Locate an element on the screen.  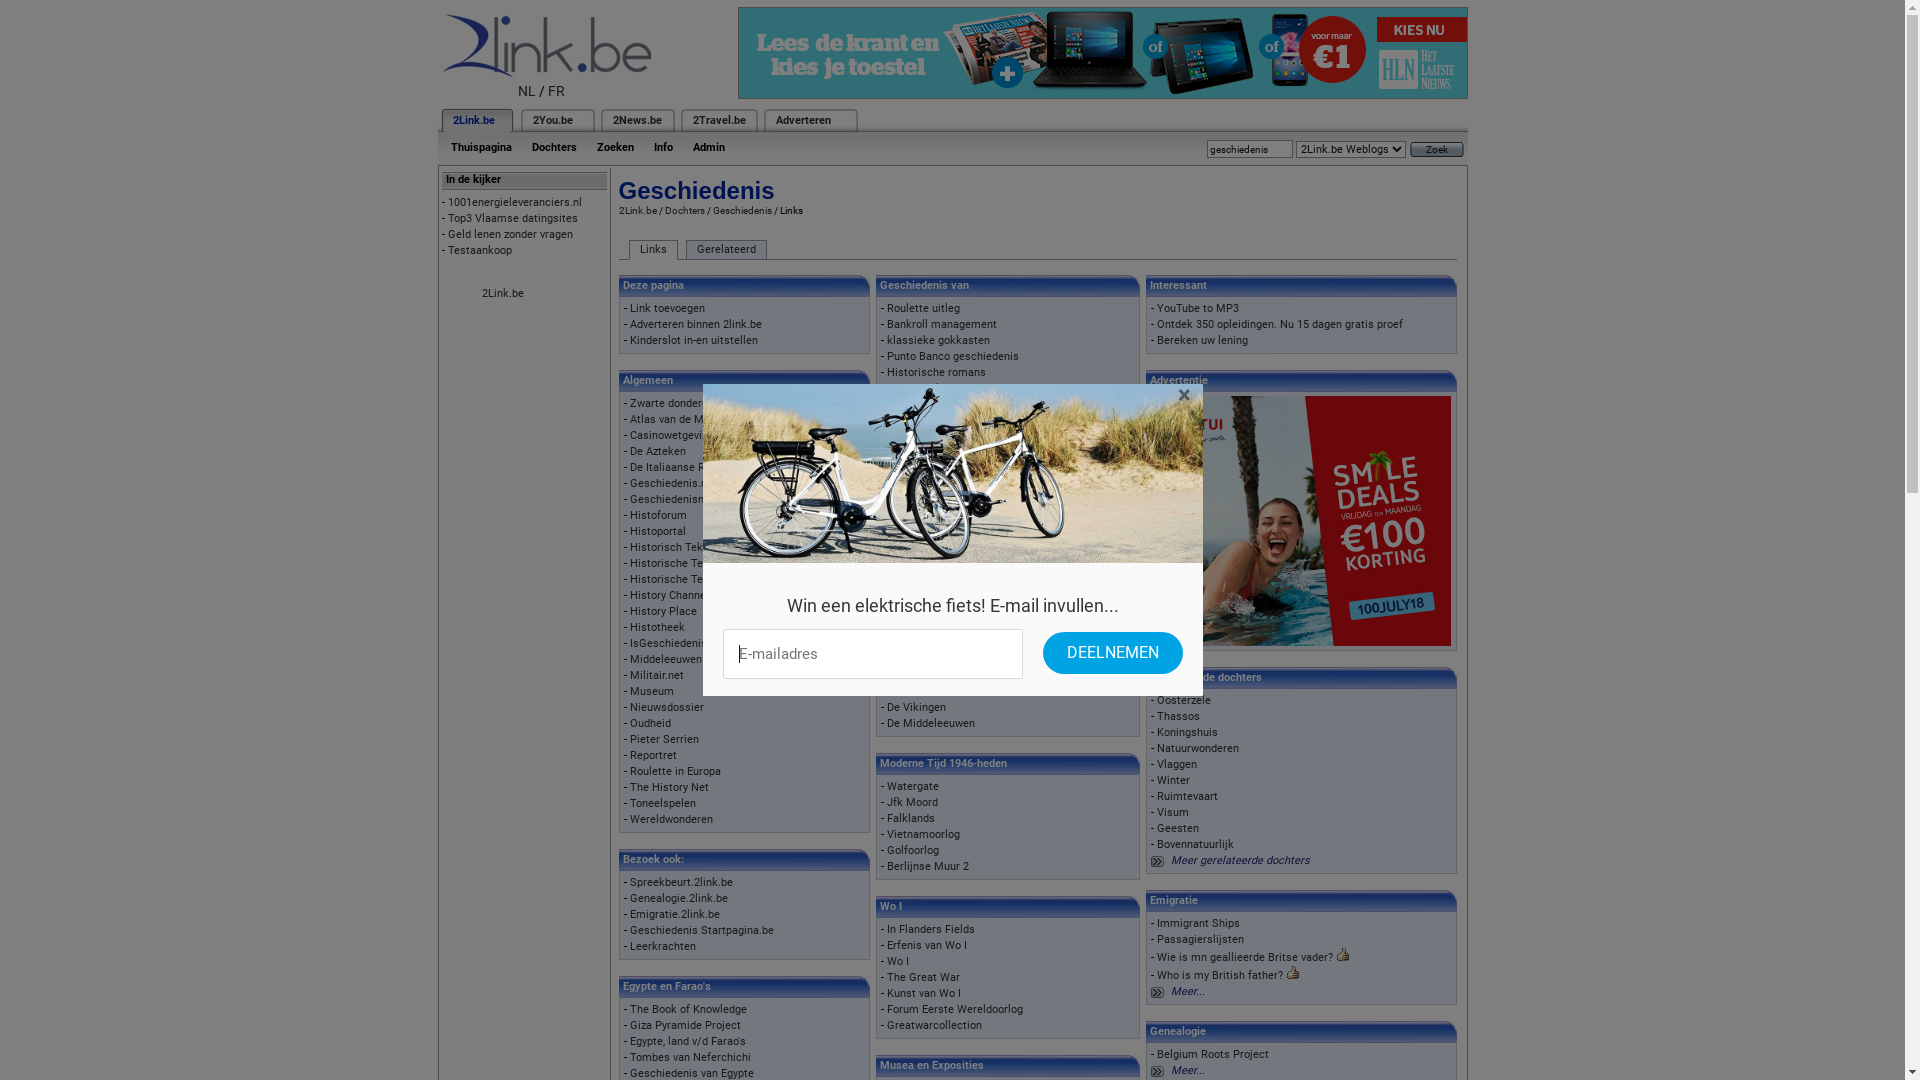
'Vietnamoorlog' is located at coordinates (922, 834).